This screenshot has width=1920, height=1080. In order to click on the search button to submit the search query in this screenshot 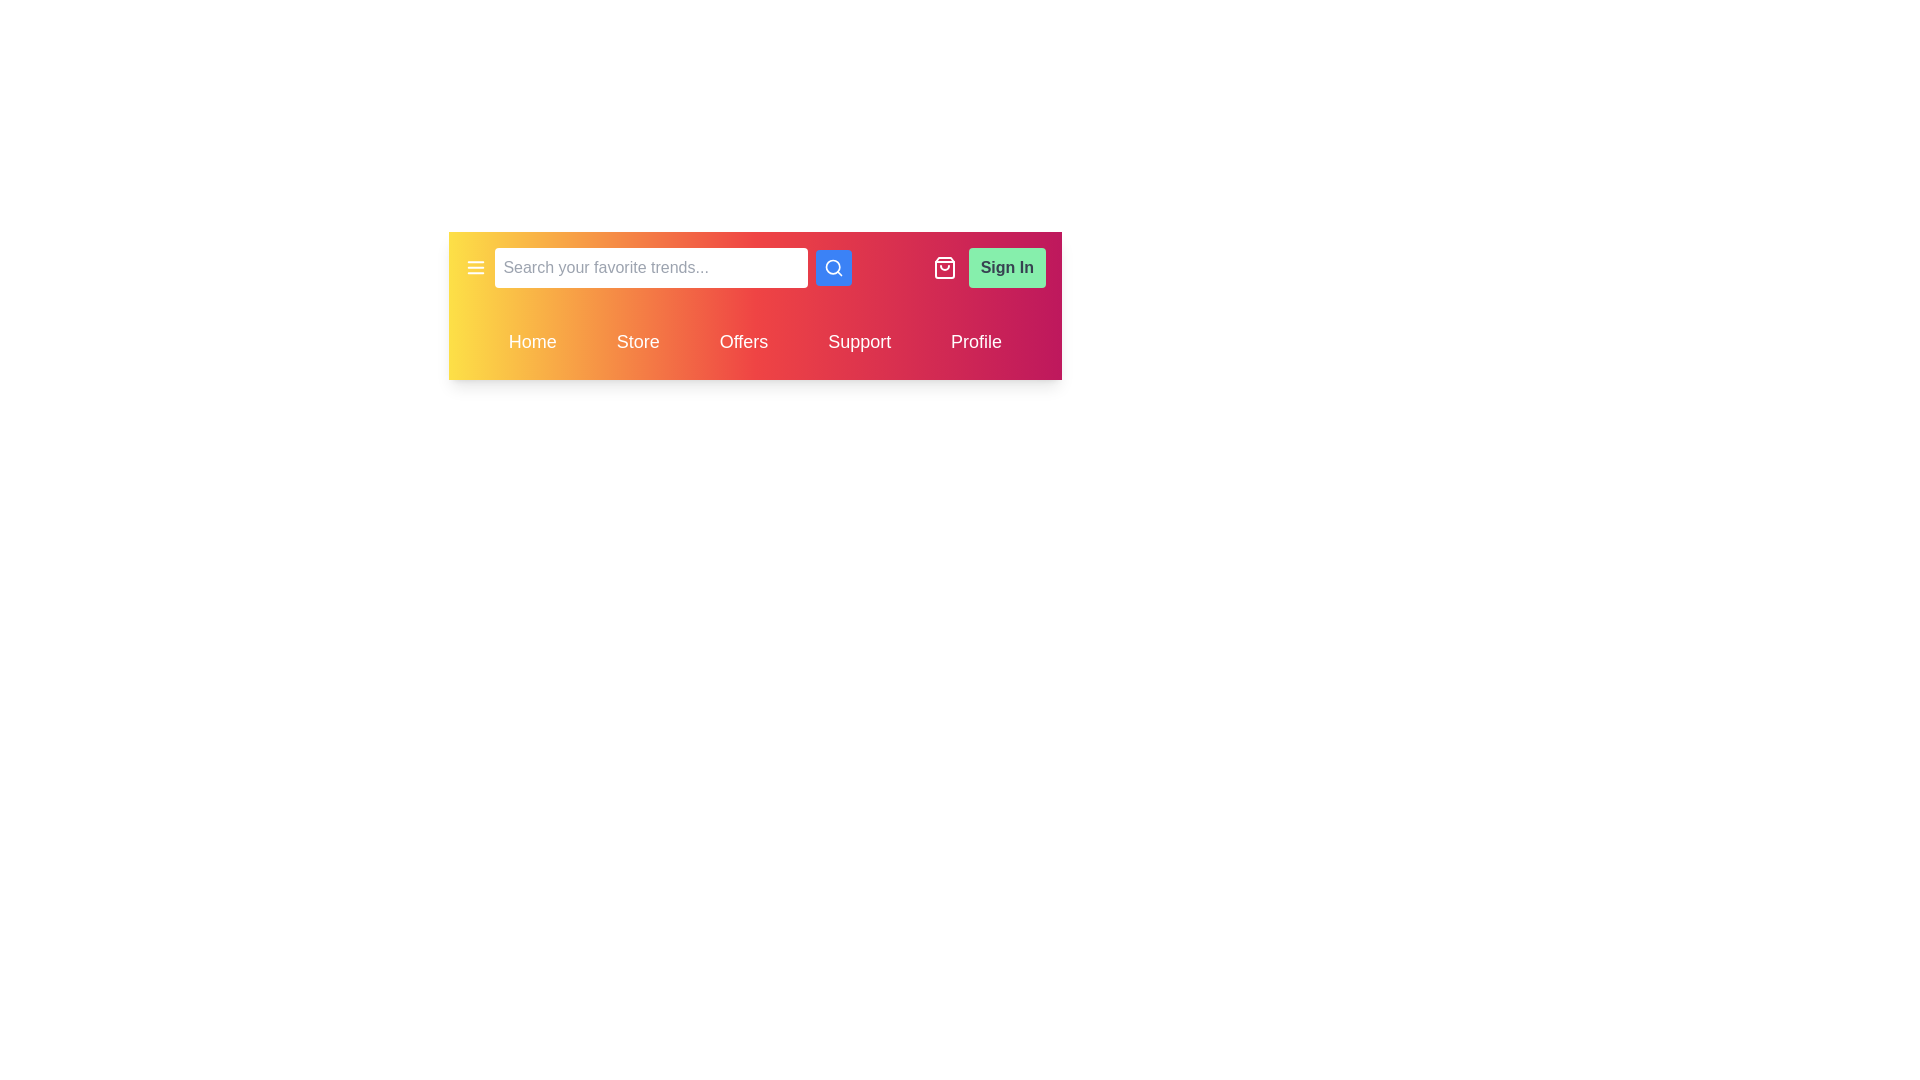, I will do `click(834, 266)`.